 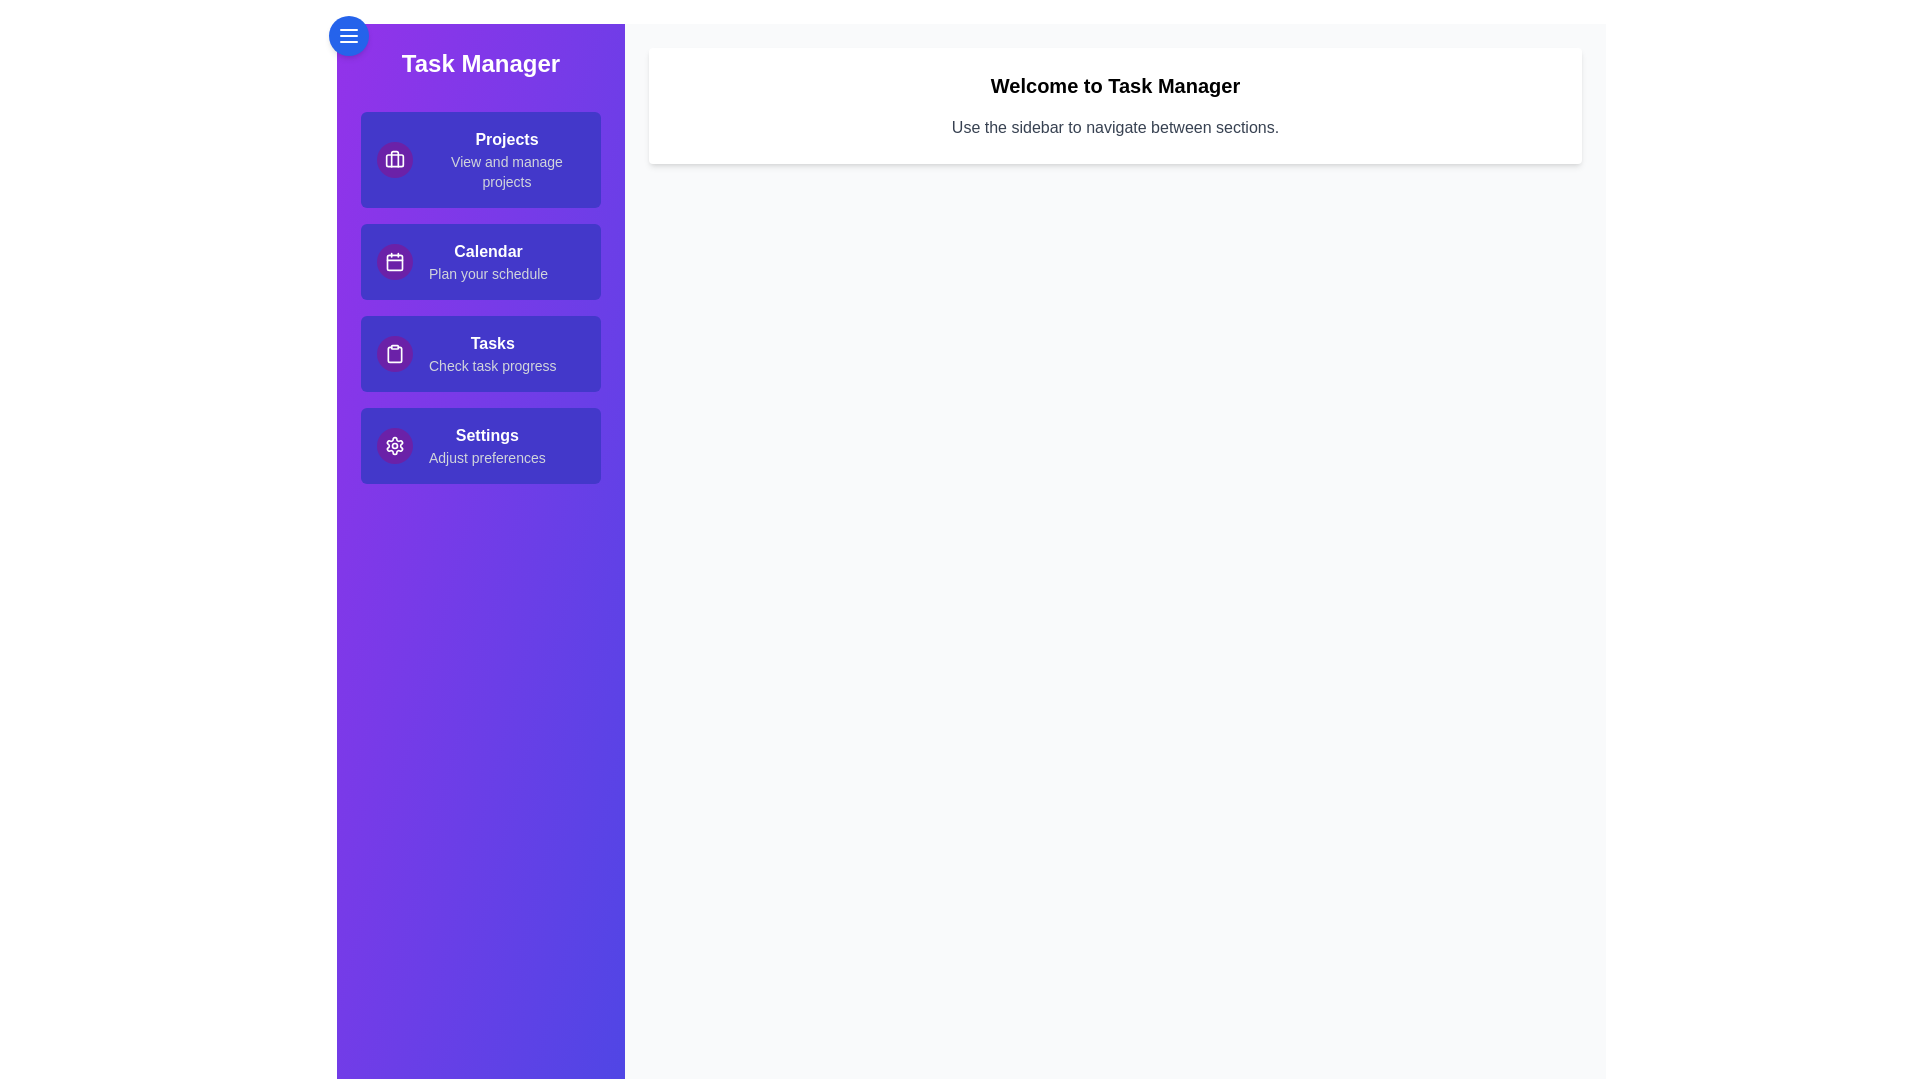 I want to click on the sidebar item Tasks to reveal its hover effect, so click(x=480, y=353).